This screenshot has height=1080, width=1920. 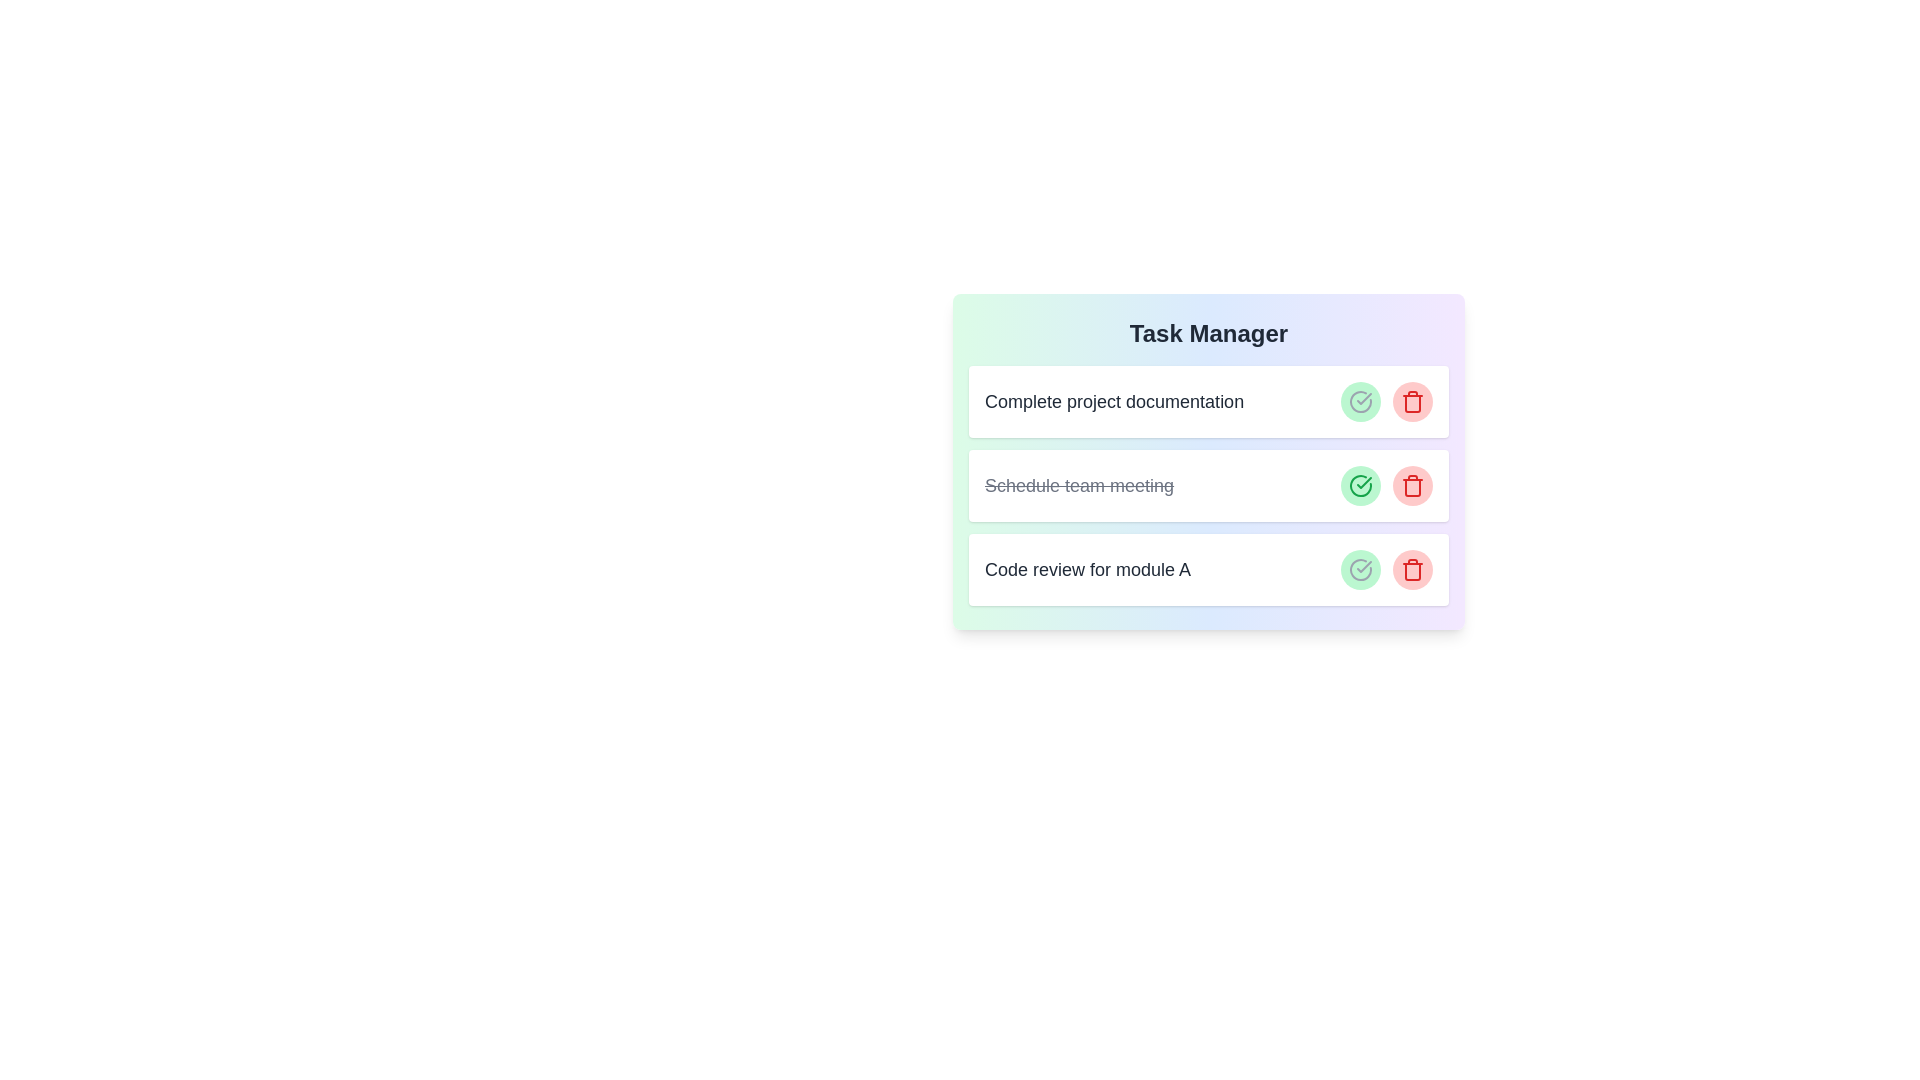 What do you see at coordinates (1411, 401) in the screenshot?
I see `the delete button for the task 'Complete project documentation'` at bounding box center [1411, 401].